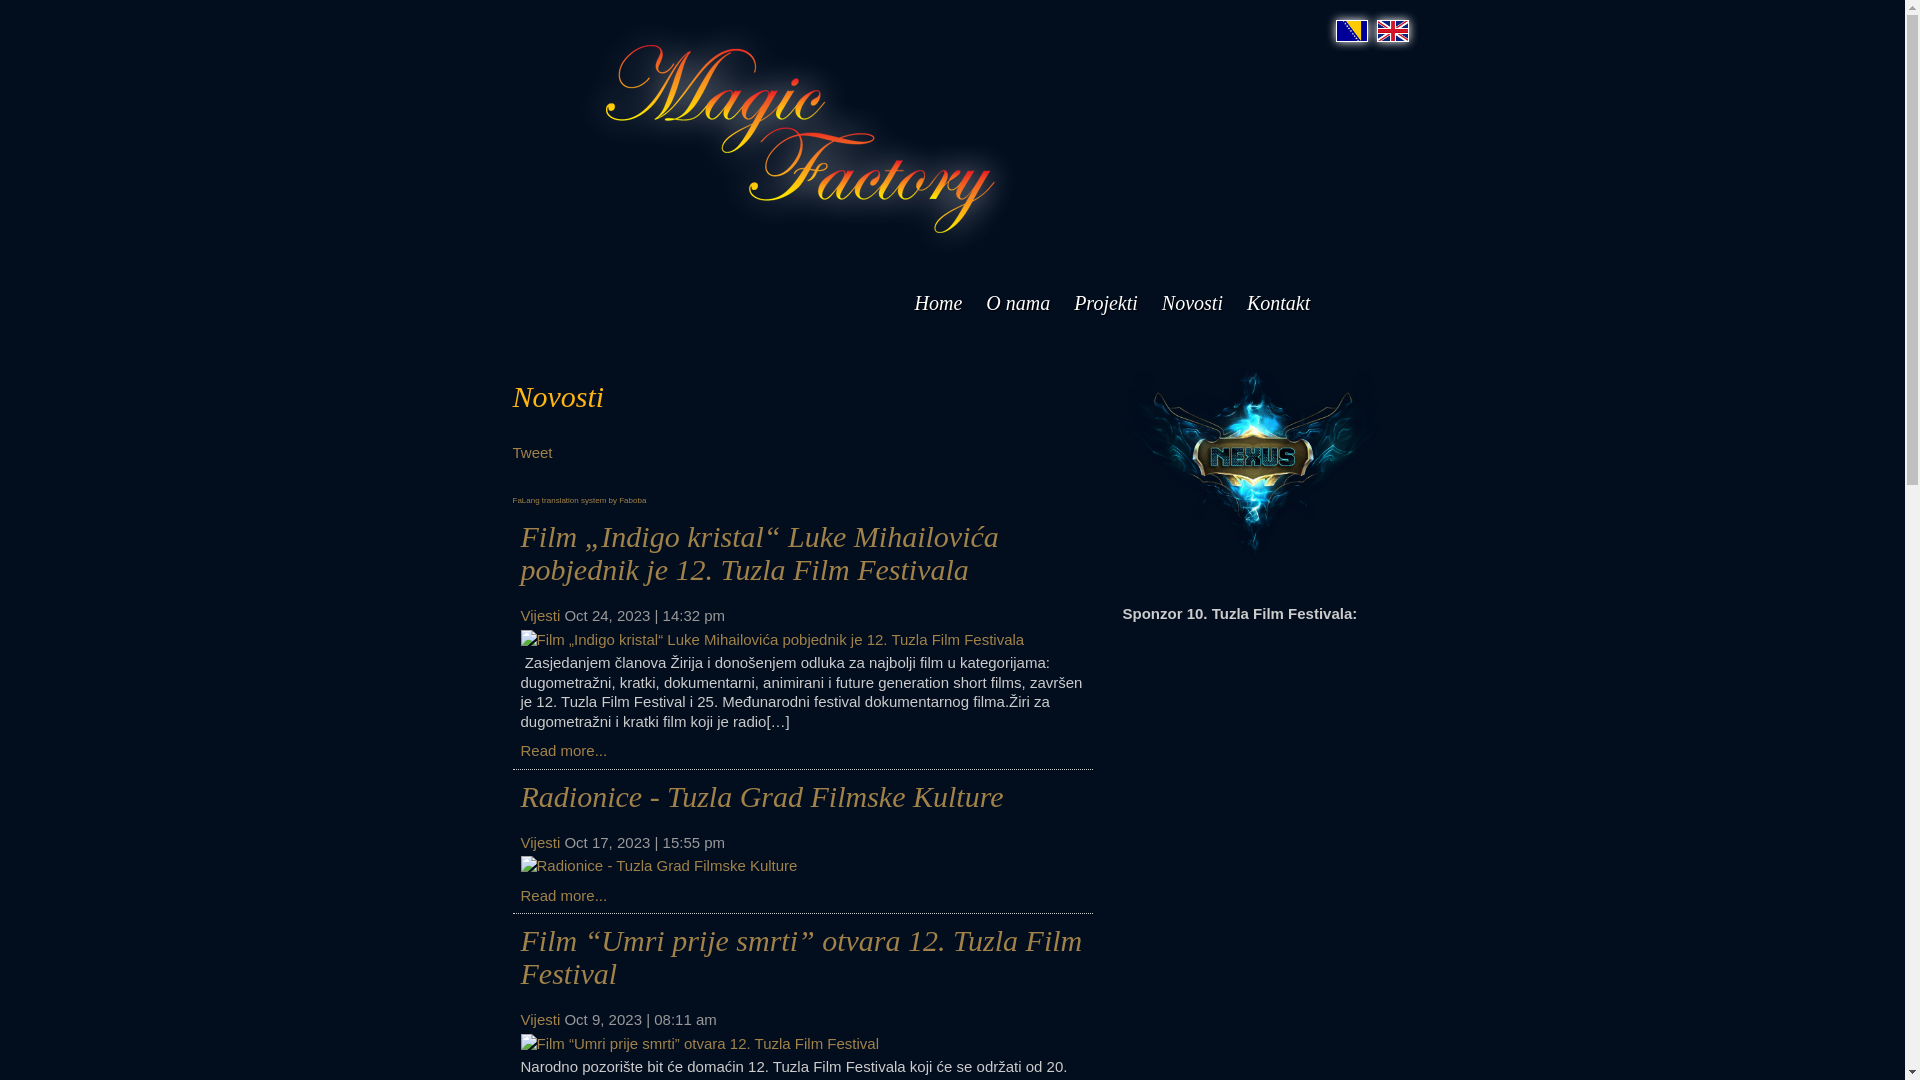 This screenshot has height=1080, width=1920. I want to click on 'FaLang translation system by Faboba', so click(578, 499).